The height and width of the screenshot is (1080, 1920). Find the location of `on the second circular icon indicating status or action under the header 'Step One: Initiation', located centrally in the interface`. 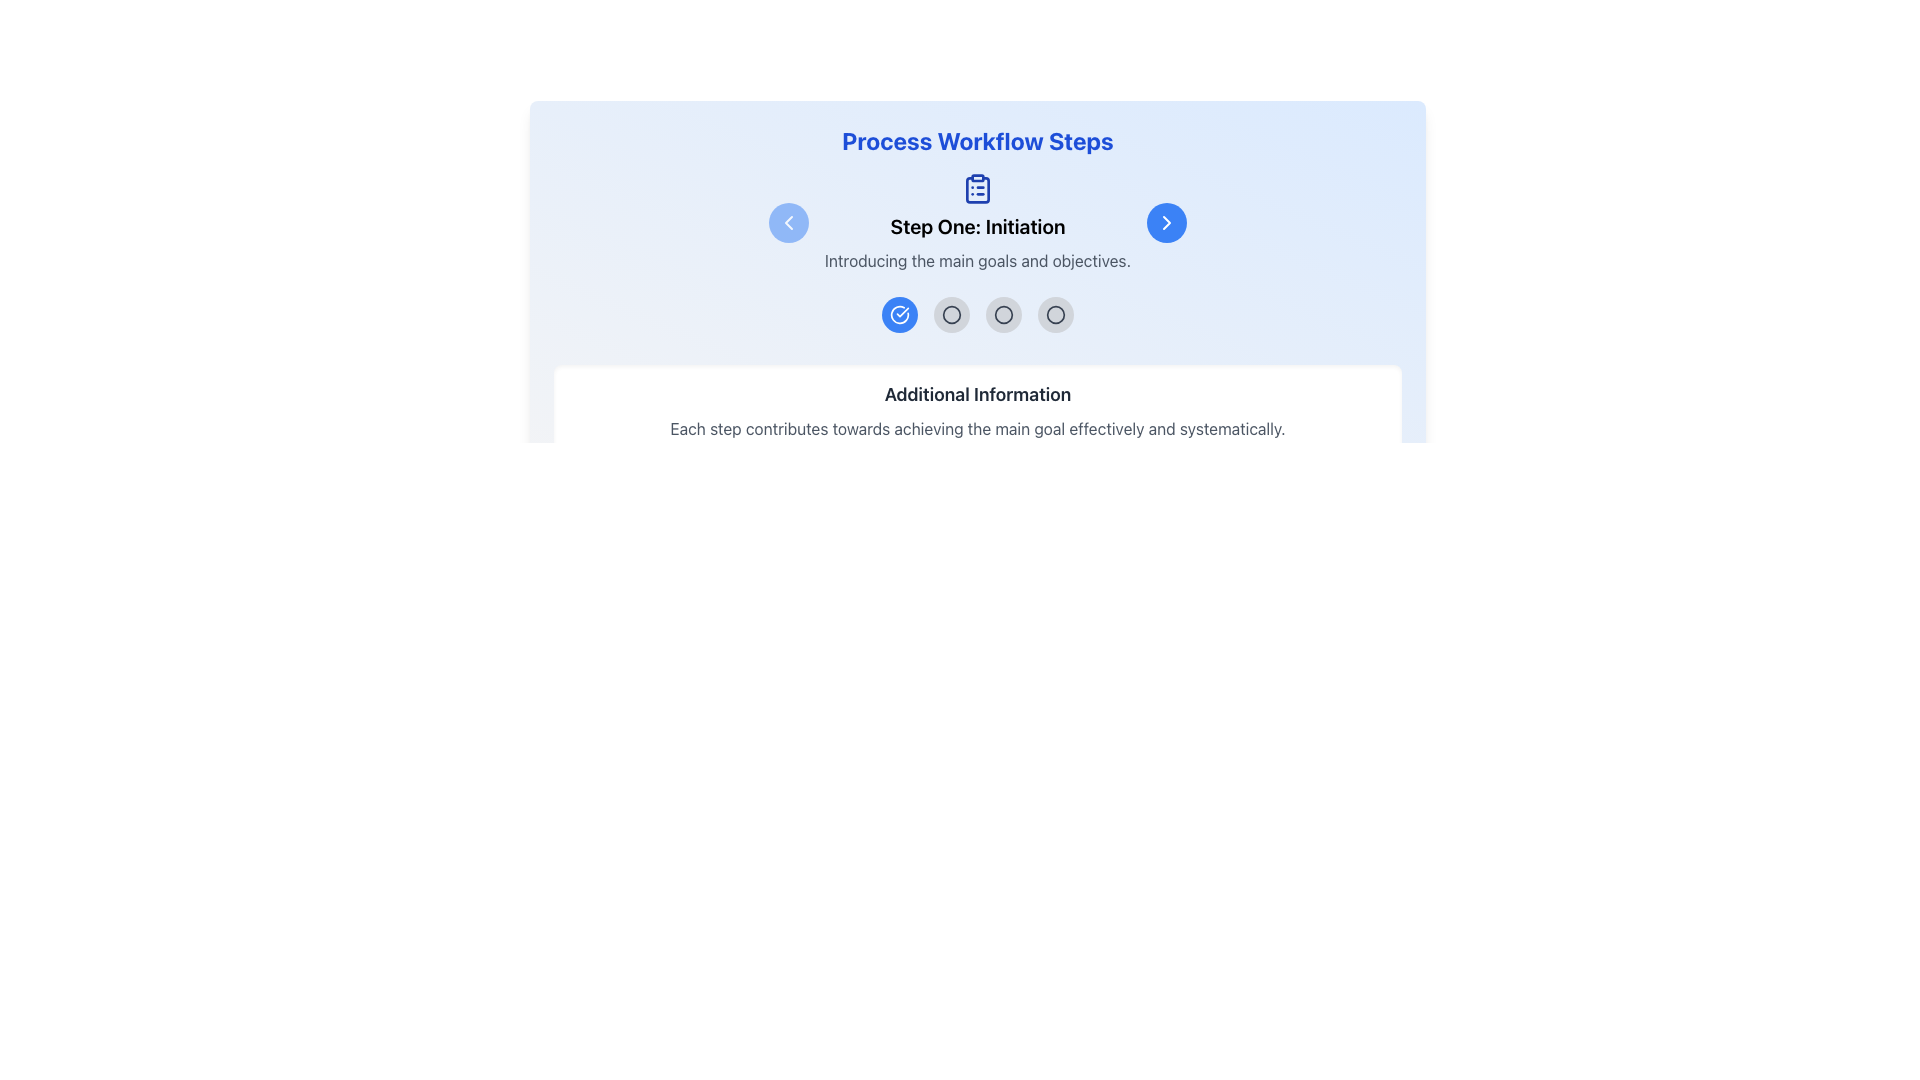

on the second circular icon indicating status or action under the header 'Step One: Initiation', located centrally in the interface is located at coordinates (1003, 315).